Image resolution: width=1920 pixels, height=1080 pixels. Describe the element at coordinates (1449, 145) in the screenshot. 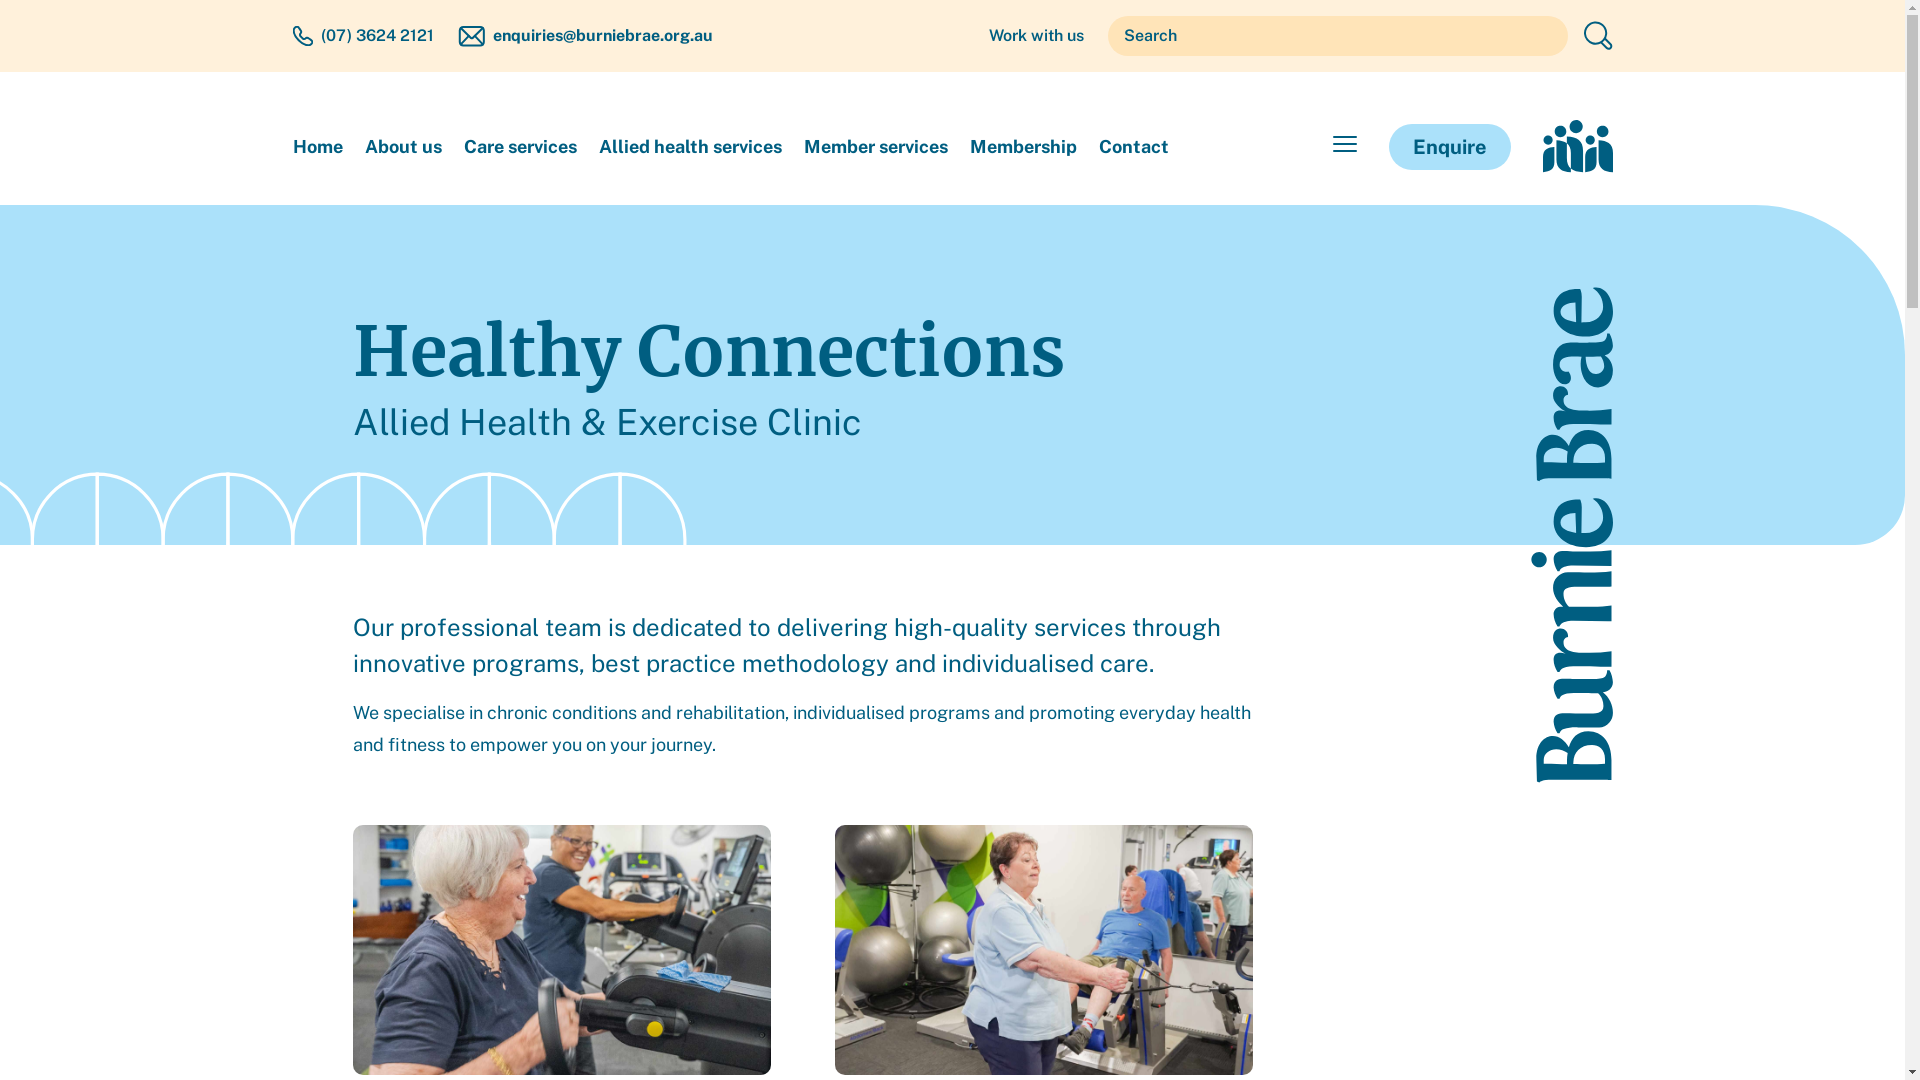

I see `'Enquire'` at that location.